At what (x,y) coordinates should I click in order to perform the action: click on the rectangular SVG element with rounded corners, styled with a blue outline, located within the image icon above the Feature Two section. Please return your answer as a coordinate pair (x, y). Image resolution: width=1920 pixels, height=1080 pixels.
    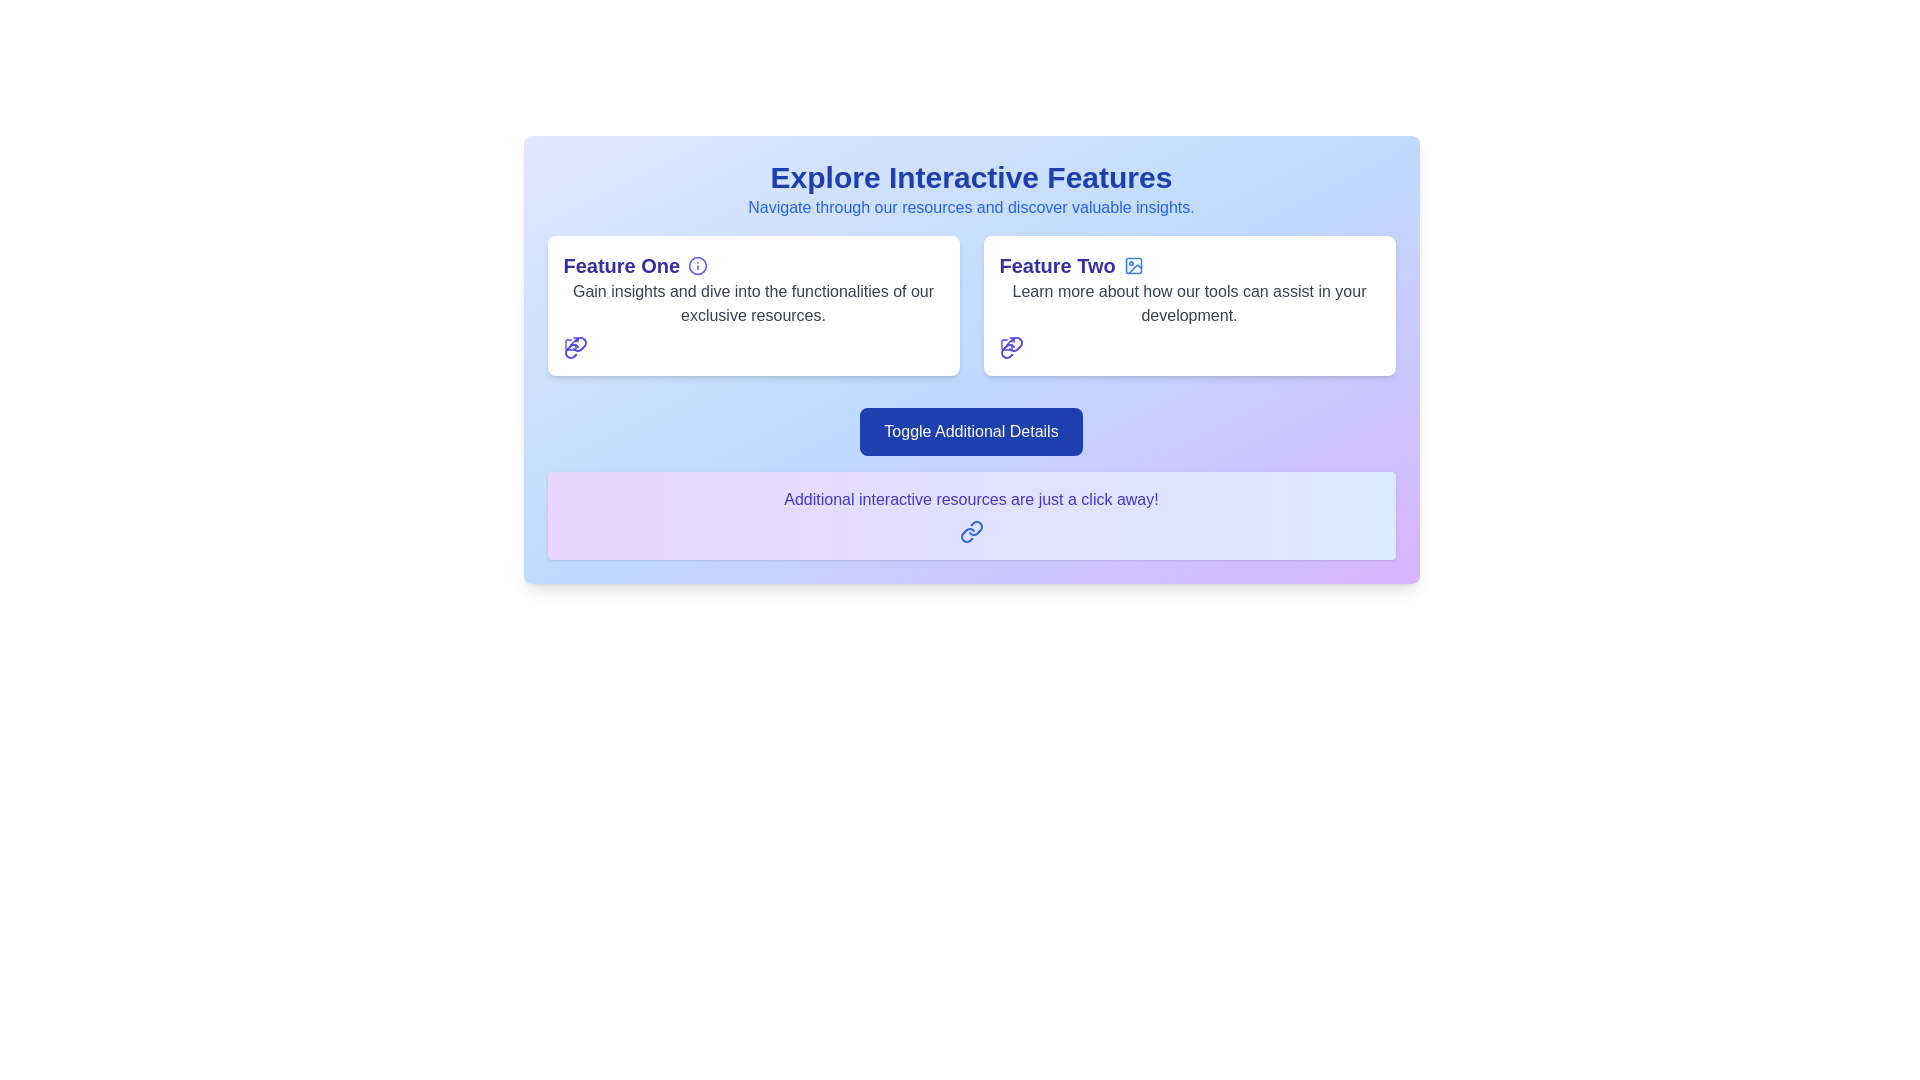
    Looking at the image, I should click on (1133, 265).